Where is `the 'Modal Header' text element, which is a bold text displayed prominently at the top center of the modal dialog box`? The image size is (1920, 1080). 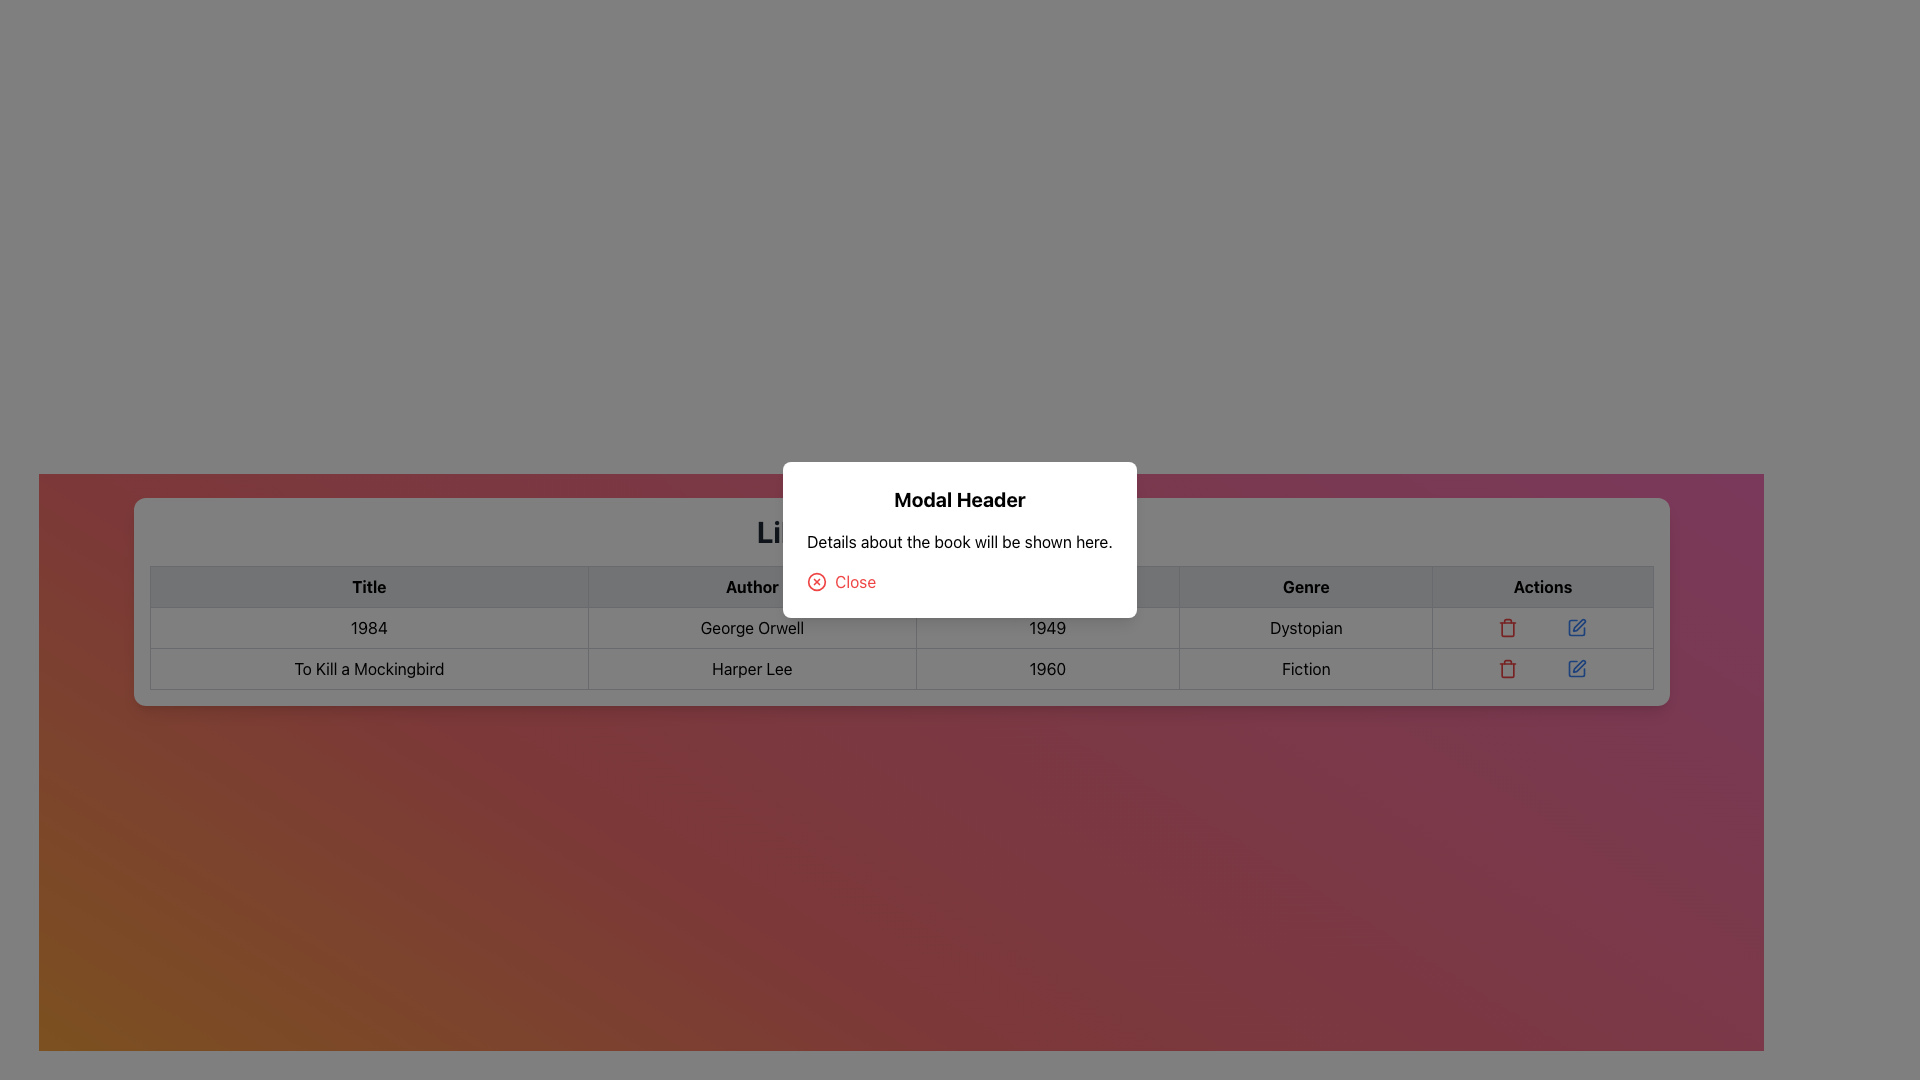
the 'Modal Header' text element, which is a bold text displayed prominently at the top center of the modal dialog box is located at coordinates (960, 499).